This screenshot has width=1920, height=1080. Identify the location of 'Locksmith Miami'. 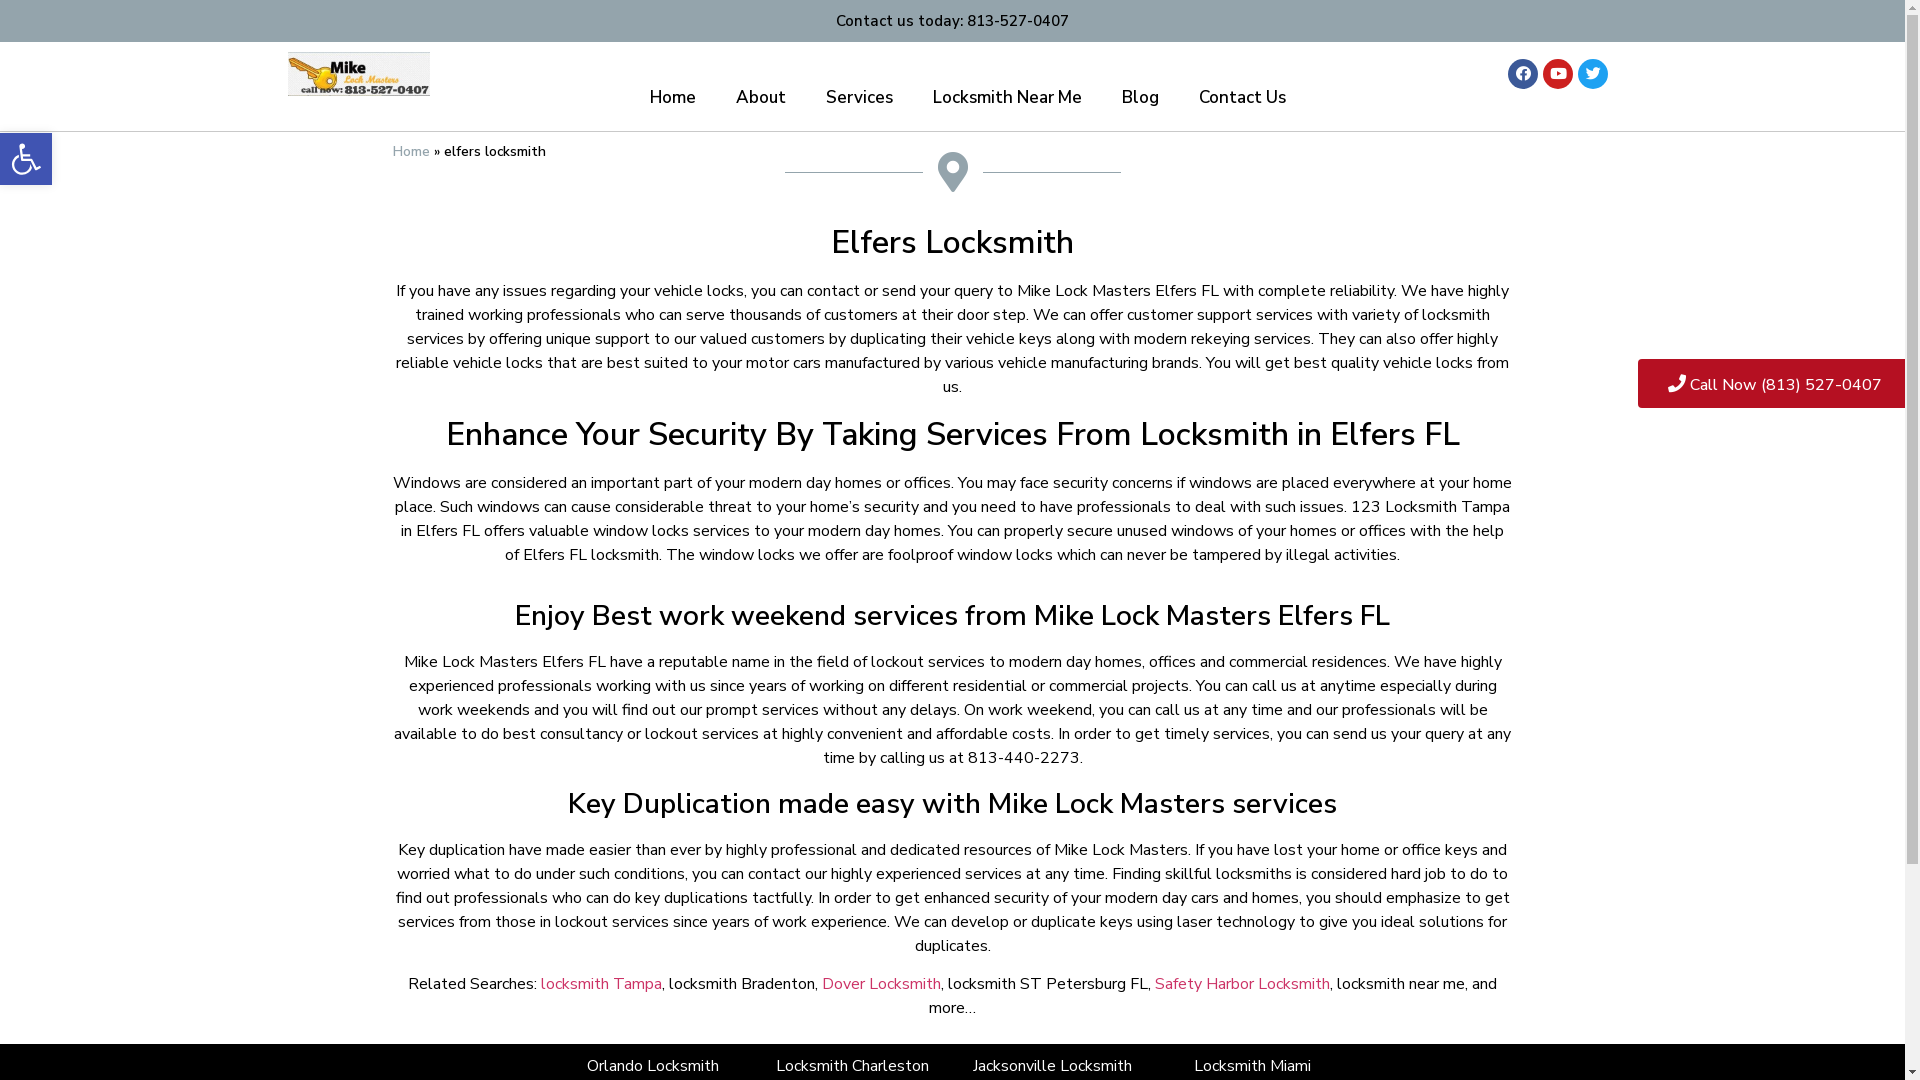
(1194, 1064).